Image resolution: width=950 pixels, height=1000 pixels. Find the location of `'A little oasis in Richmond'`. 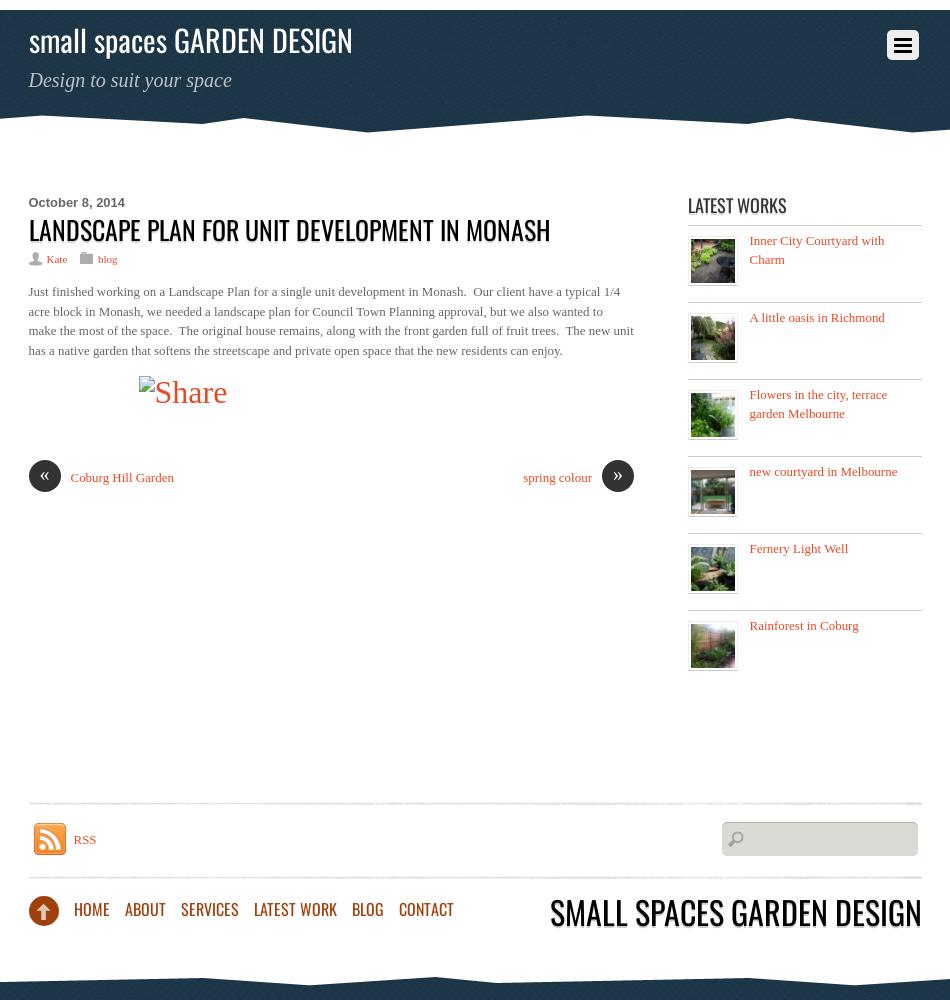

'A little oasis in Richmond' is located at coordinates (815, 316).